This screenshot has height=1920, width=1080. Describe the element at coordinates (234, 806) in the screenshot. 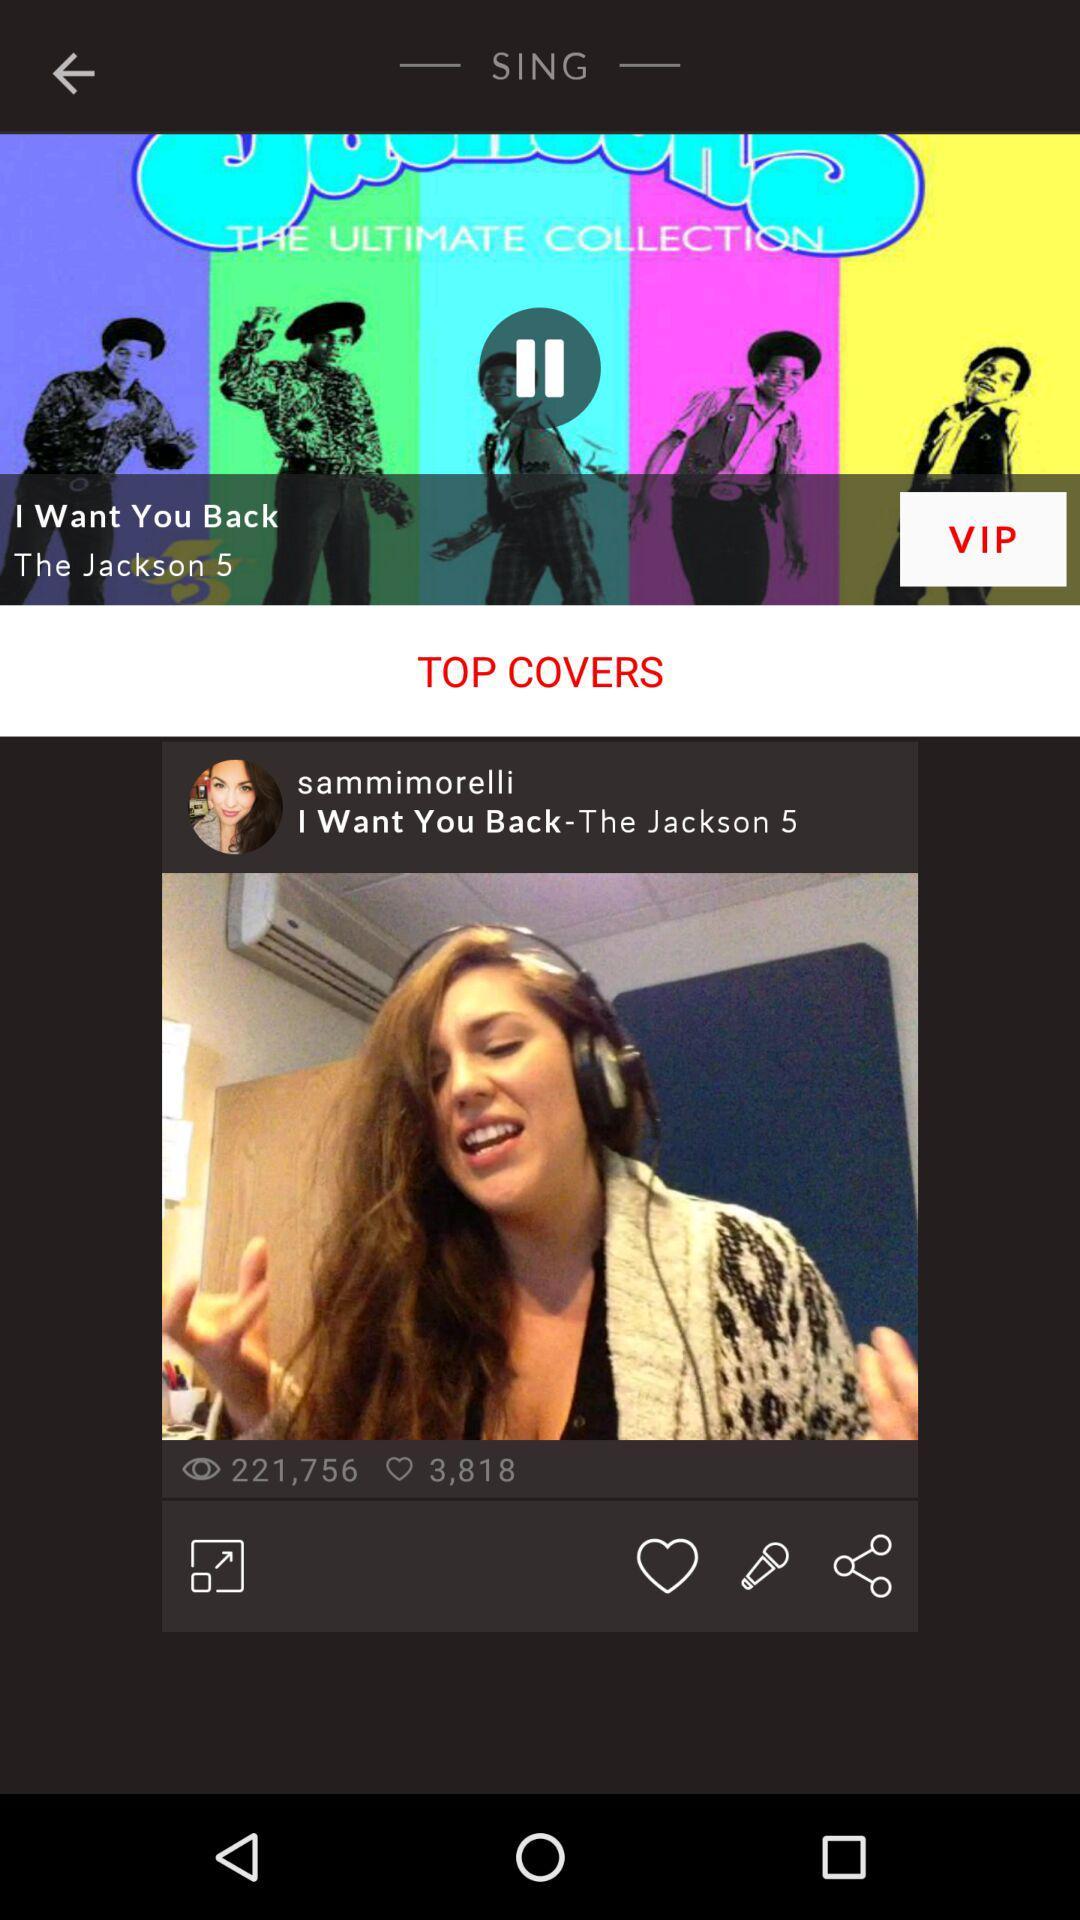

I see `item to the left of sammimorelli` at that location.